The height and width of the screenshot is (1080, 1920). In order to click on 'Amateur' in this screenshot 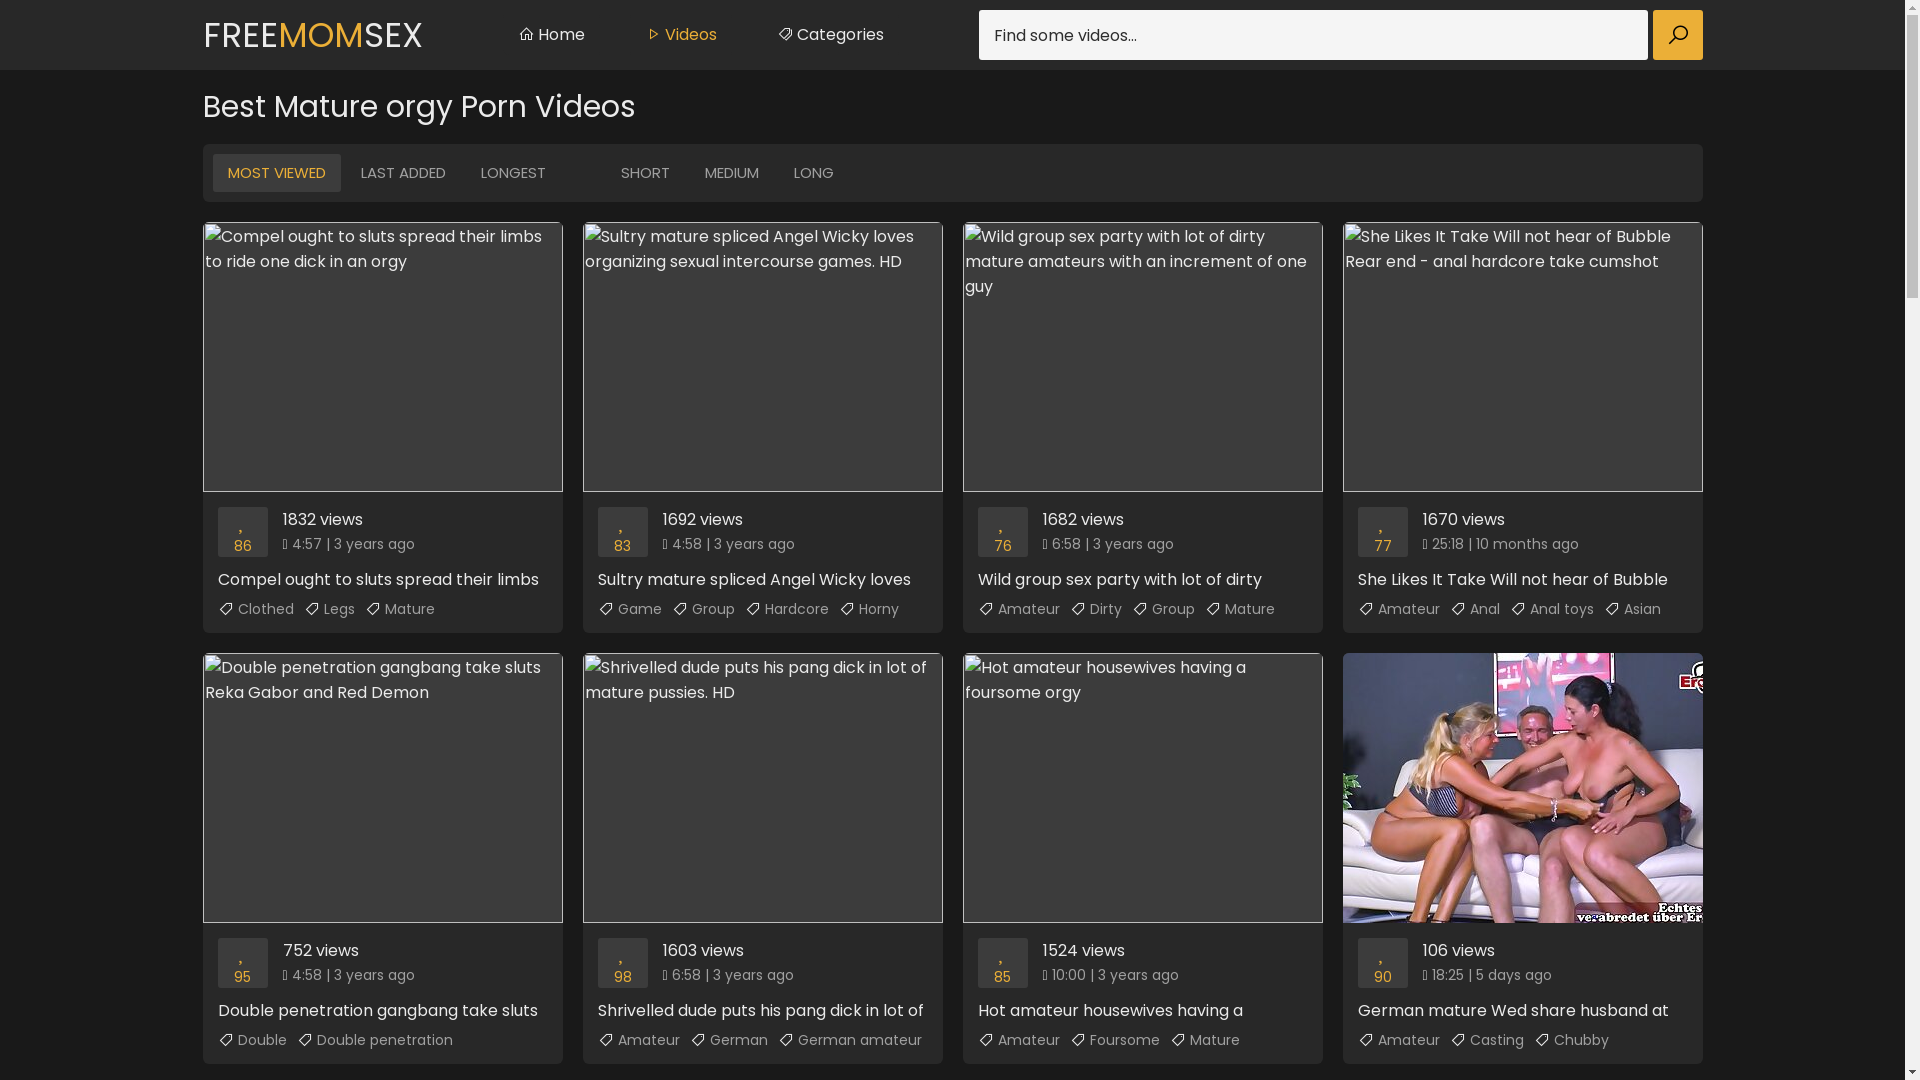, I will do `click(1018, 608)`.